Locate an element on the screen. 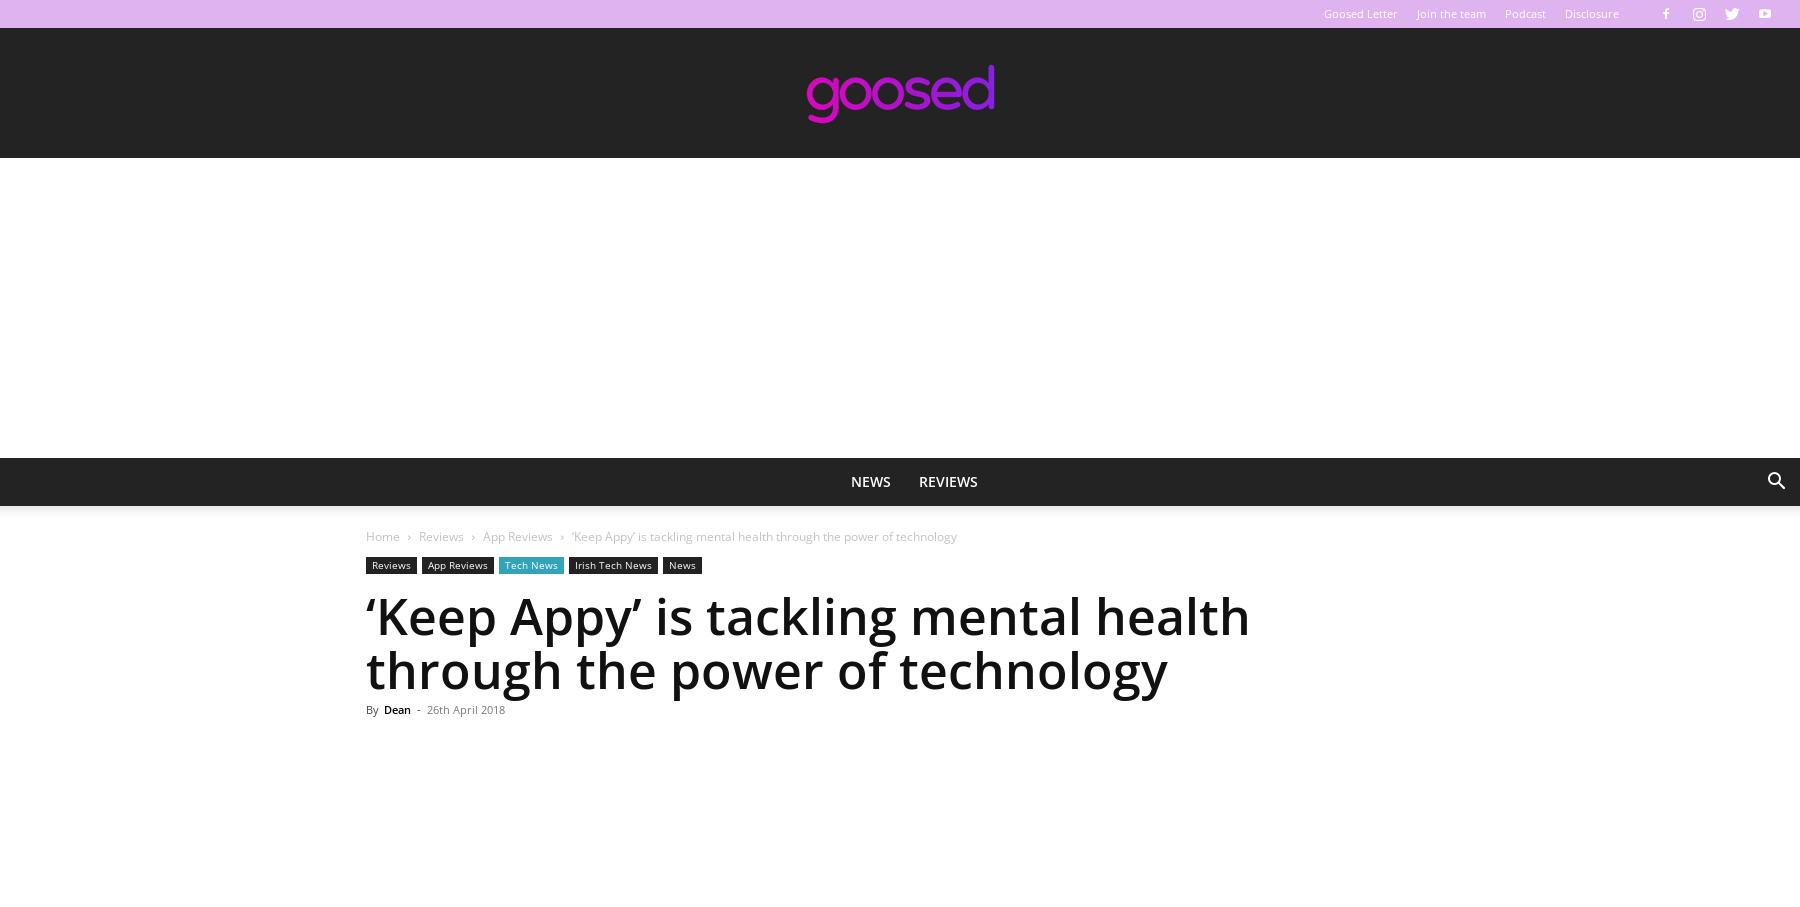  'By' is located at coordinates (365, 709).